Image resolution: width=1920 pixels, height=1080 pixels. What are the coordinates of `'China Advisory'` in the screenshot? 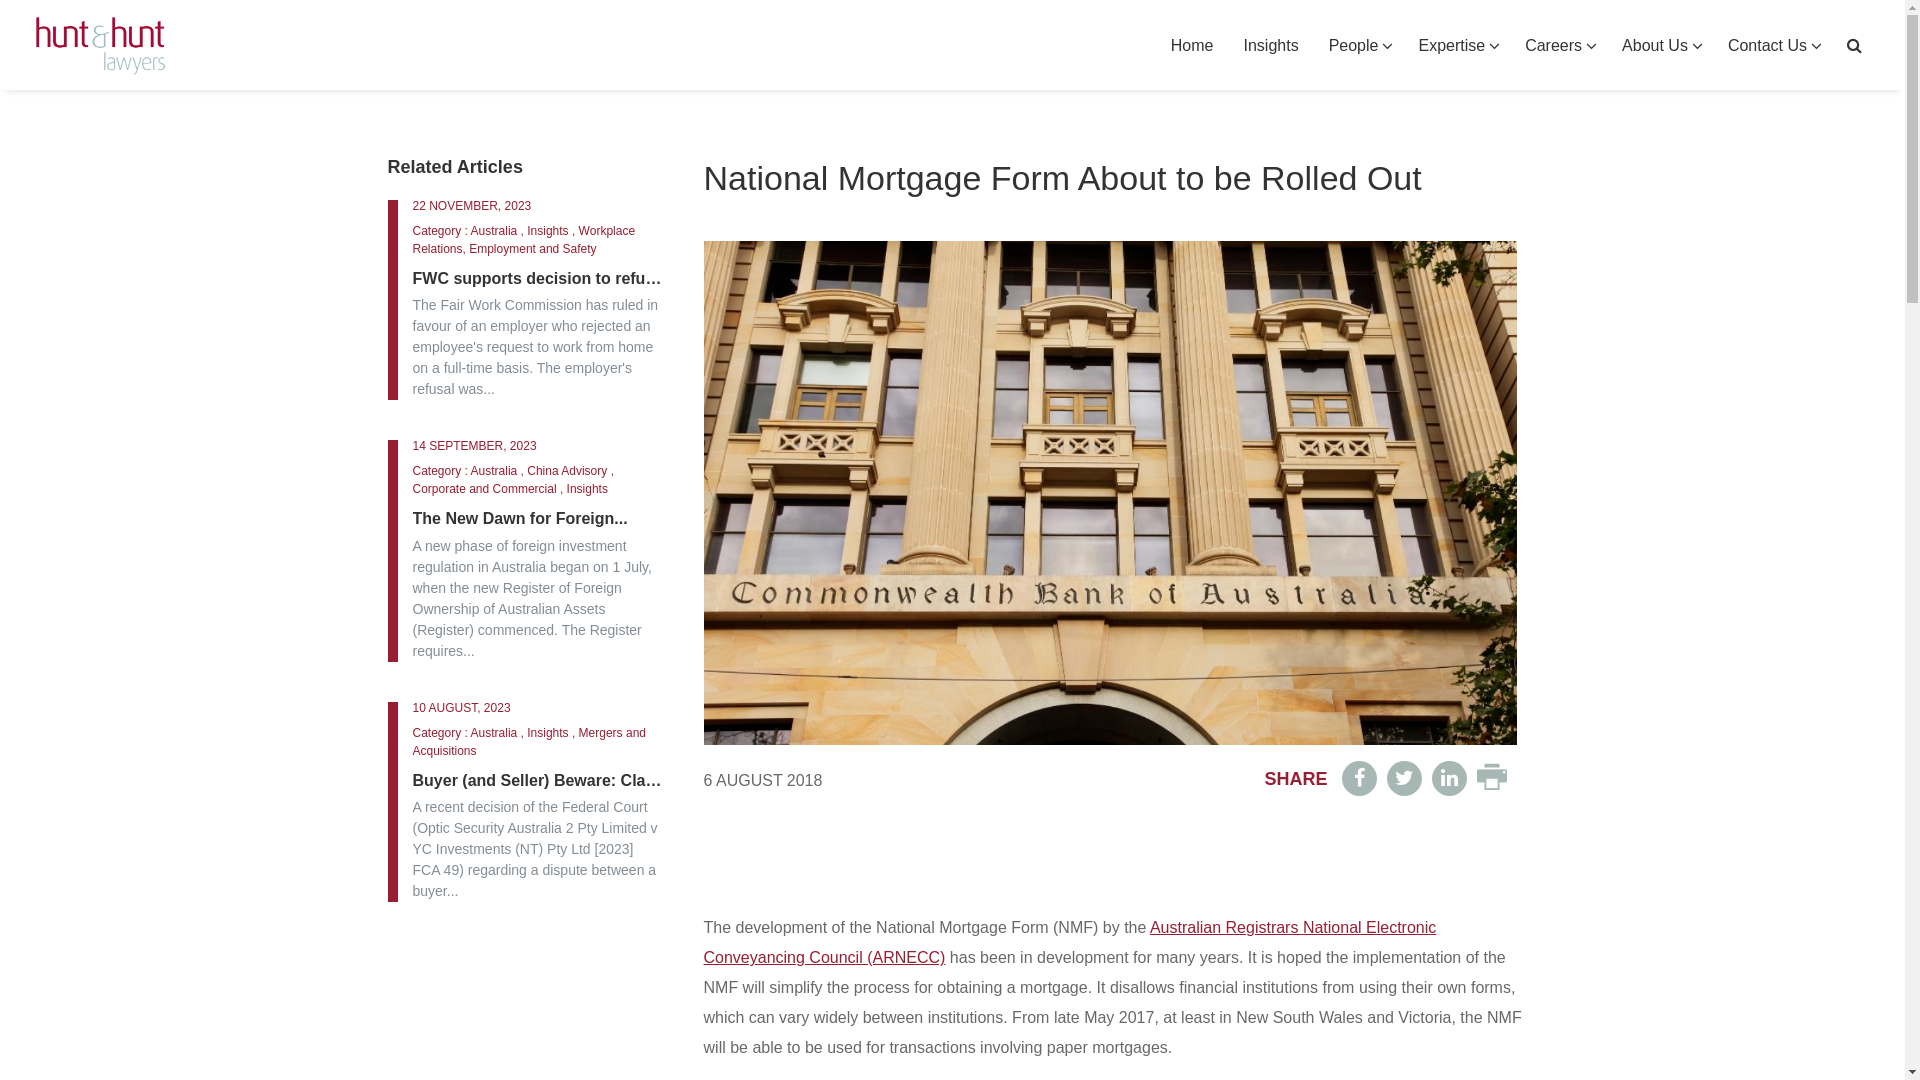 It's located at (565, 470).